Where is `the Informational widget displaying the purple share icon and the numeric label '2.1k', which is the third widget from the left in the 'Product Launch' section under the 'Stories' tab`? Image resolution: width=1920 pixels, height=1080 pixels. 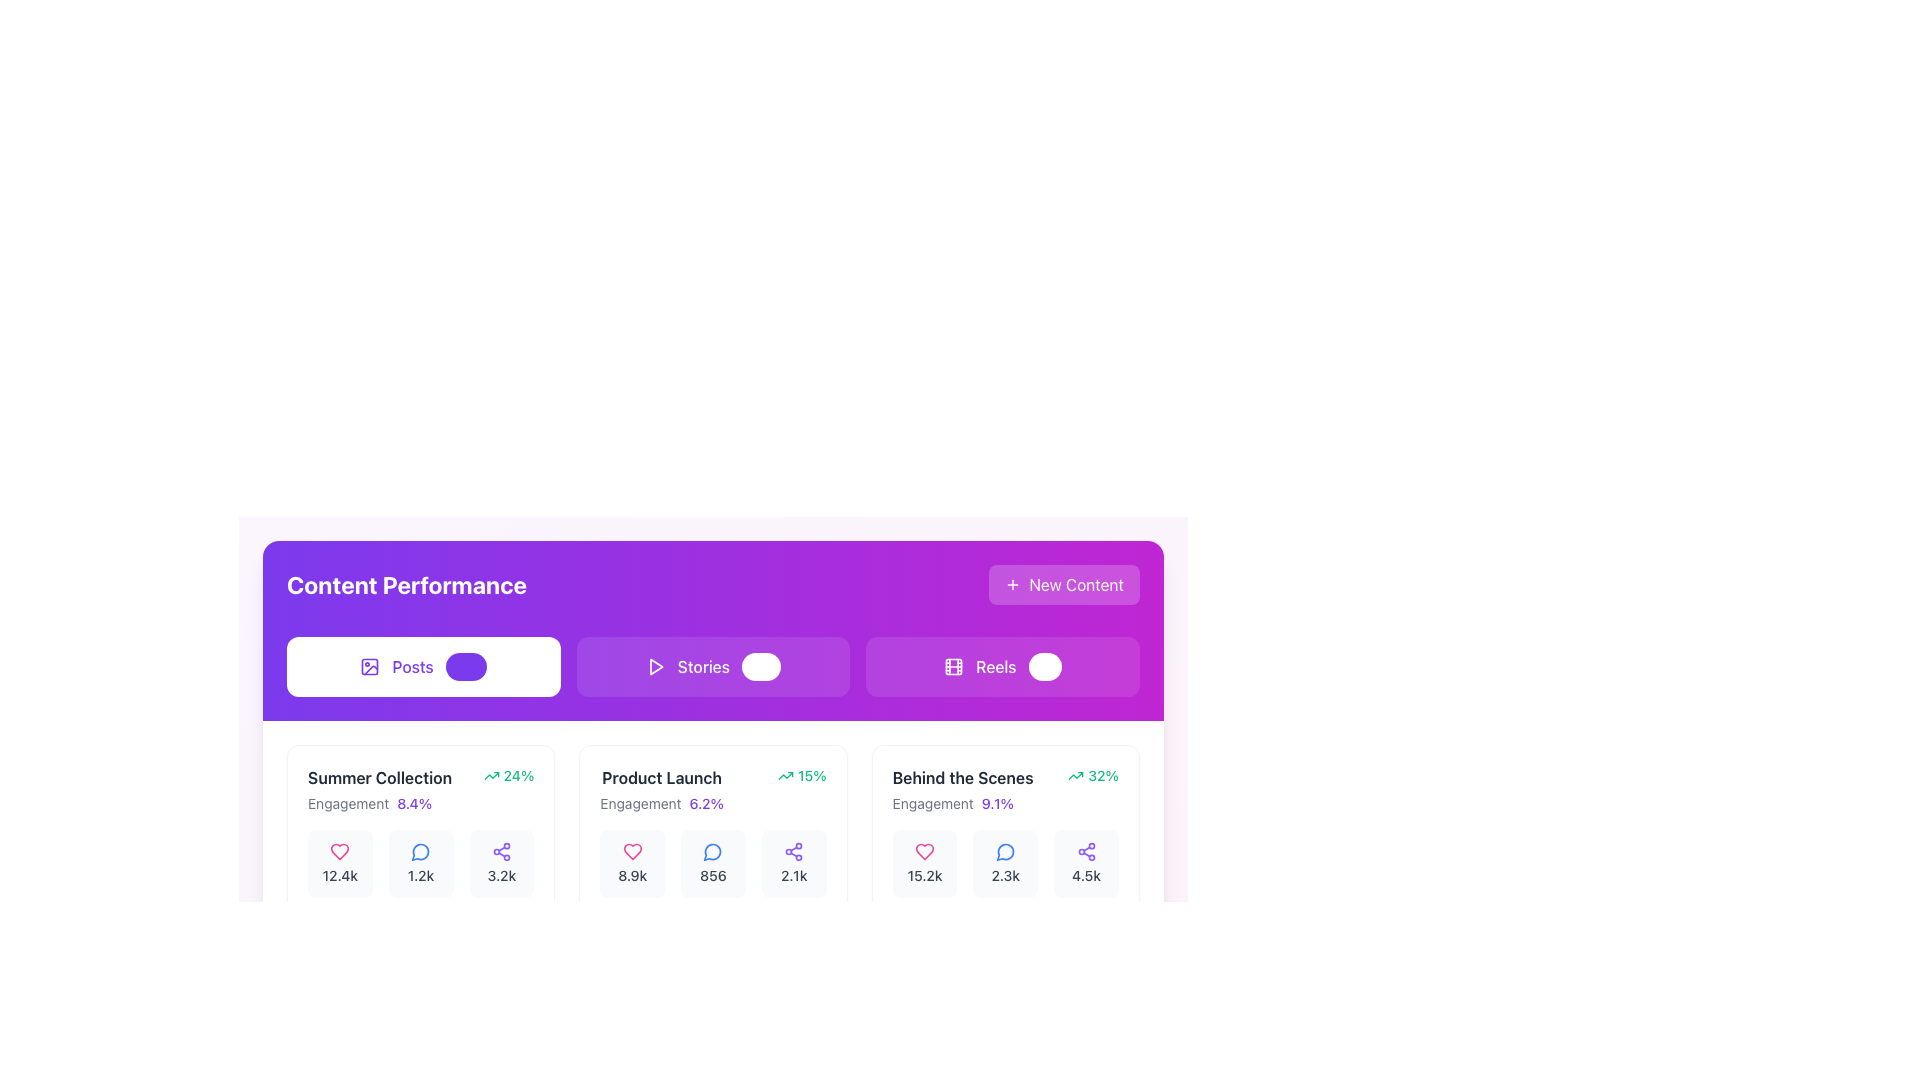
the Informational widget displaying the purple share icon and the numeric label '2.1k', which is the third widget from the left in the 'Product Launch' section under the 'Stories' tab is located at coordinates (793, 863).